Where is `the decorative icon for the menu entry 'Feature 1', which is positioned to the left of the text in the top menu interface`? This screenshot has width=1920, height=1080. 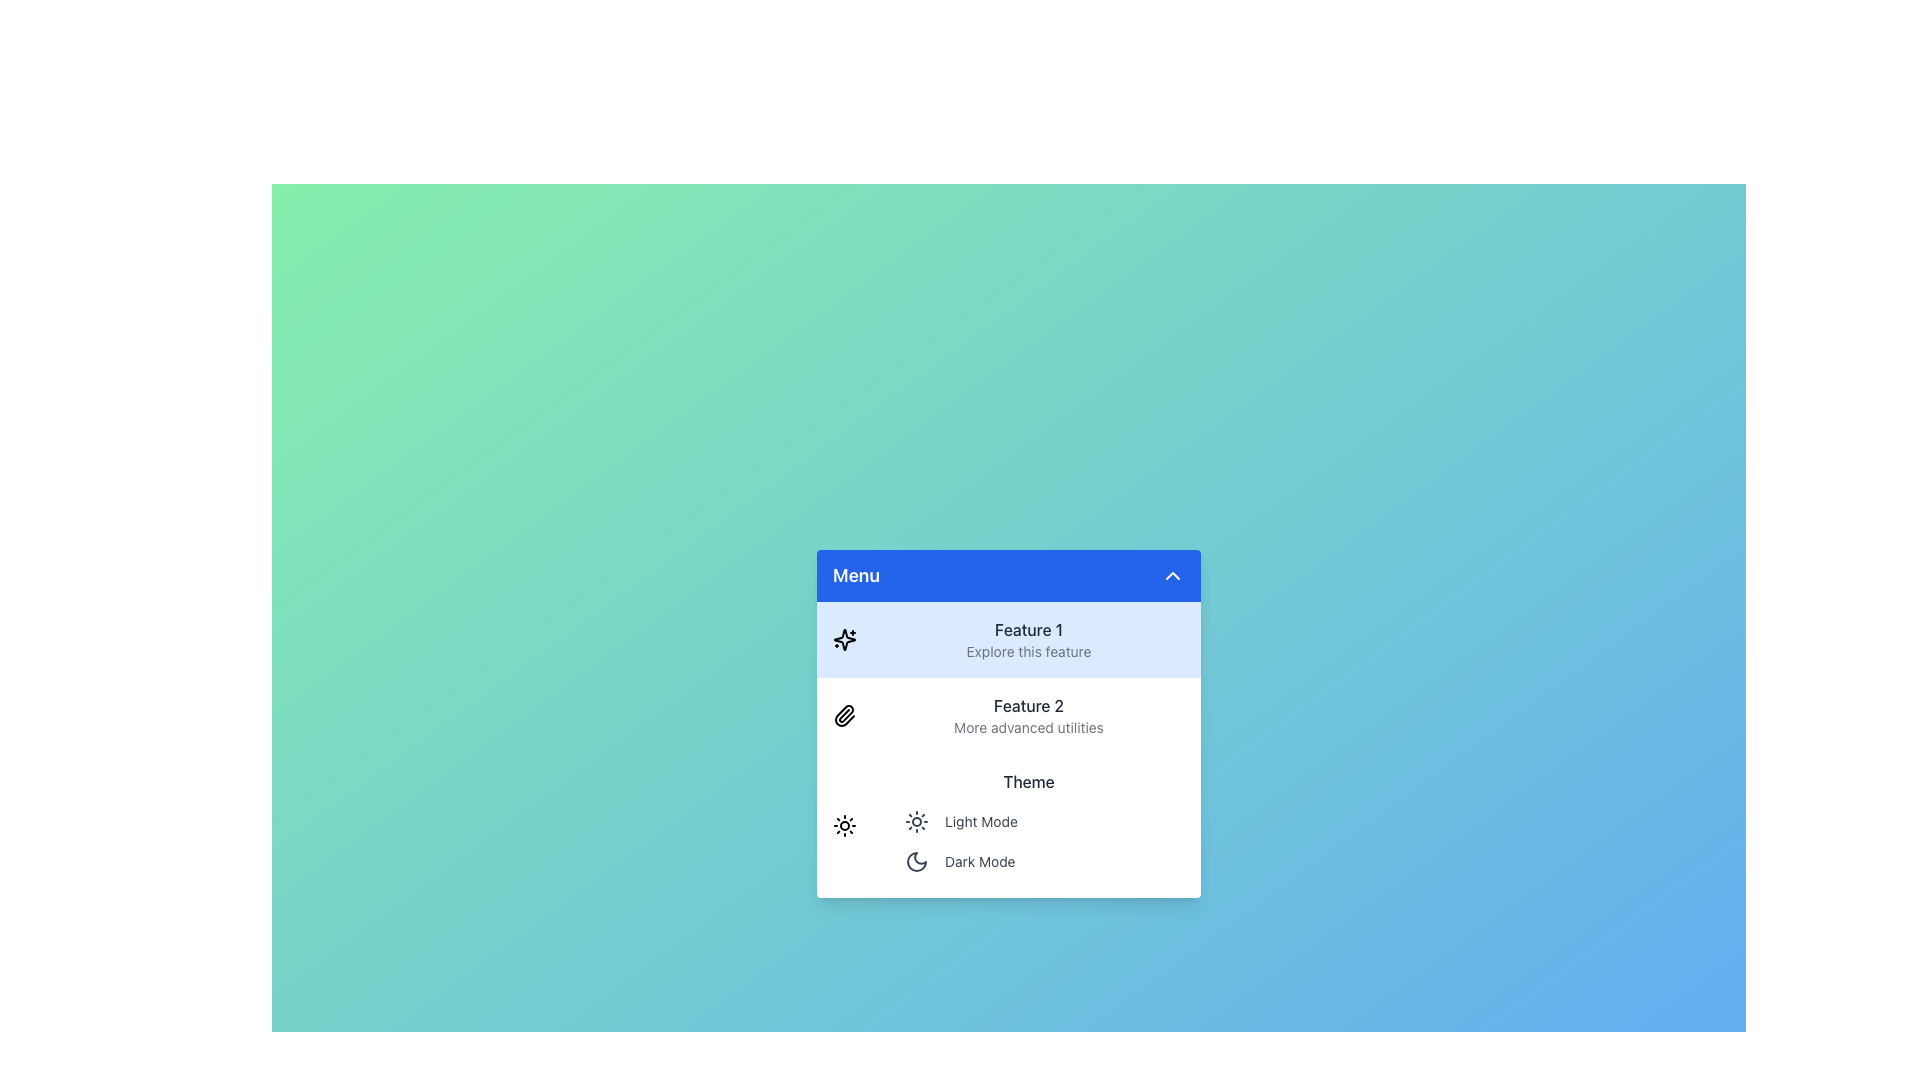
the decorative icon for the menu entry 'Feature 1', which is positioned to the left of the text in the top menu interface is located at coordinates (844, 640).